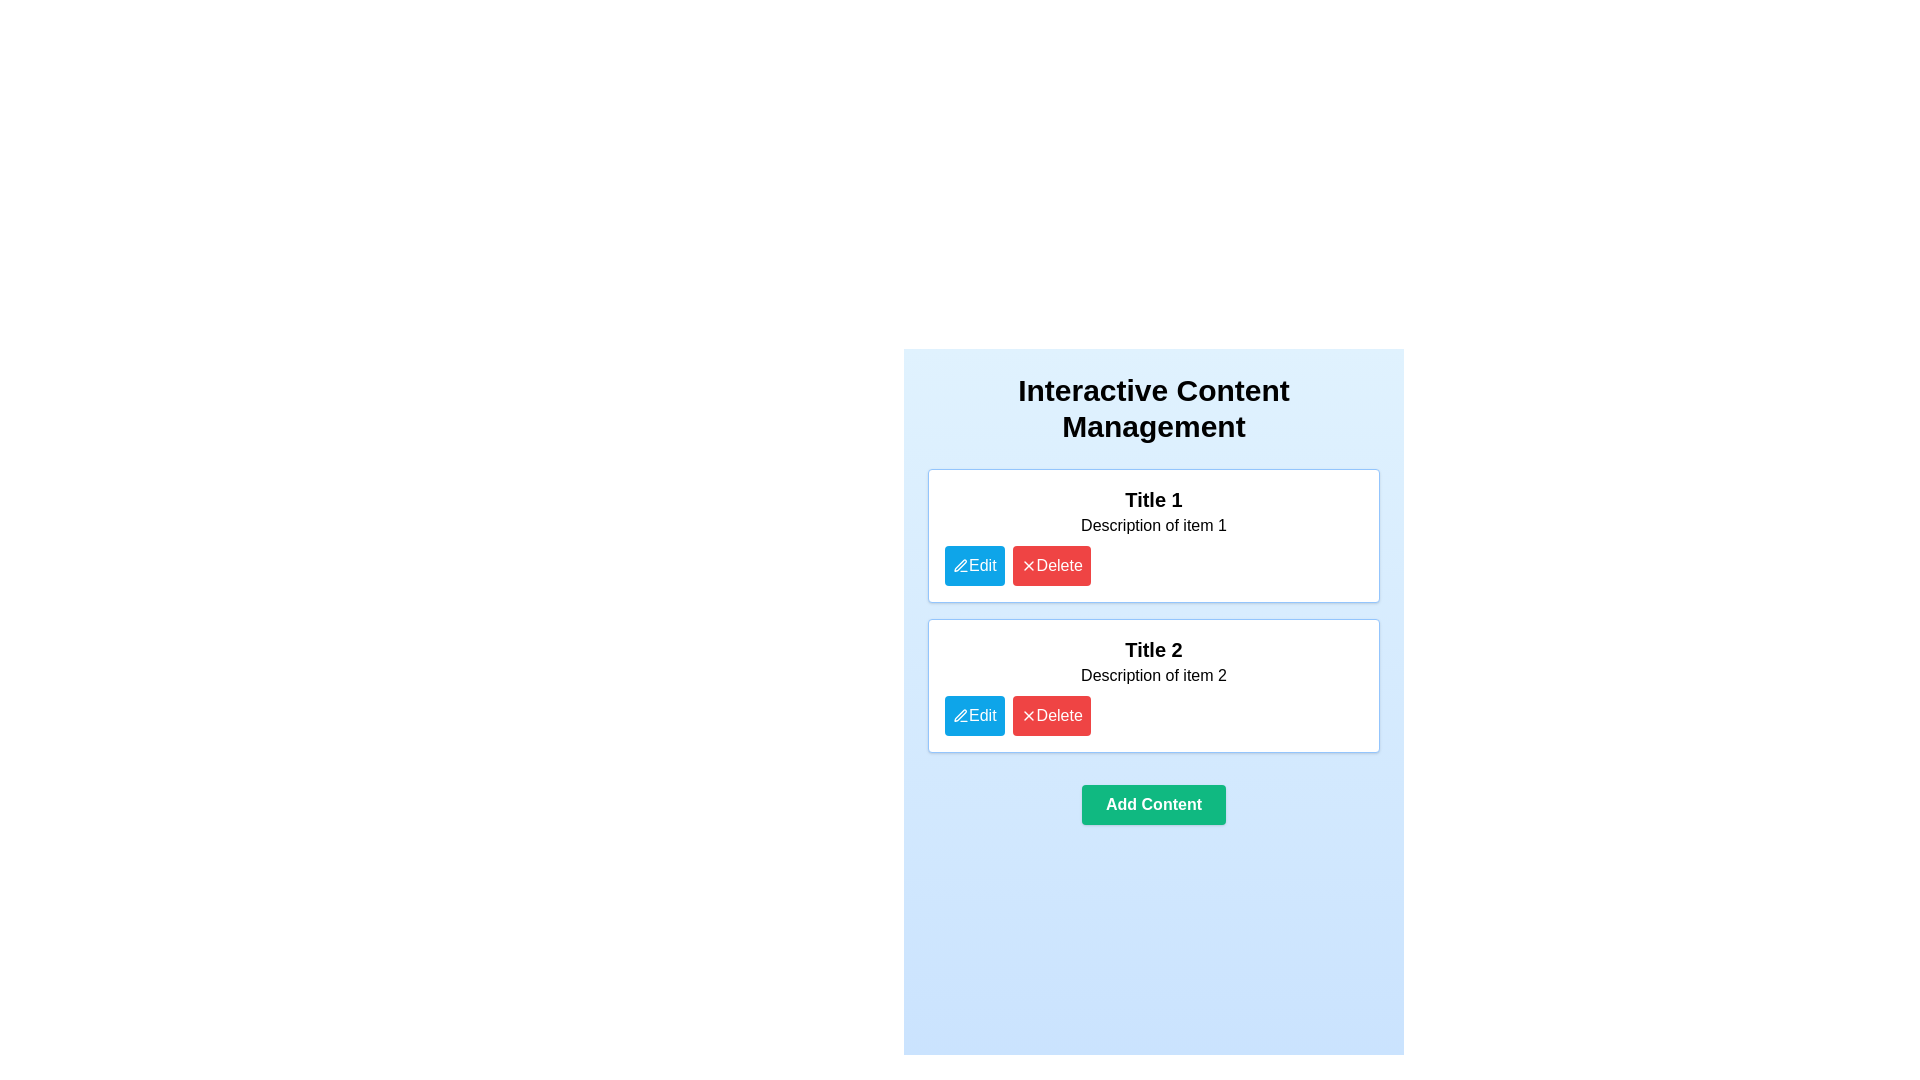  Describe the element at coordinates (1153, 524) in the screenshot. I see `the static text element that reads 'Description of item 1', which is positioned directly below 'Title 1' in a smaller, lighter font` at that location.